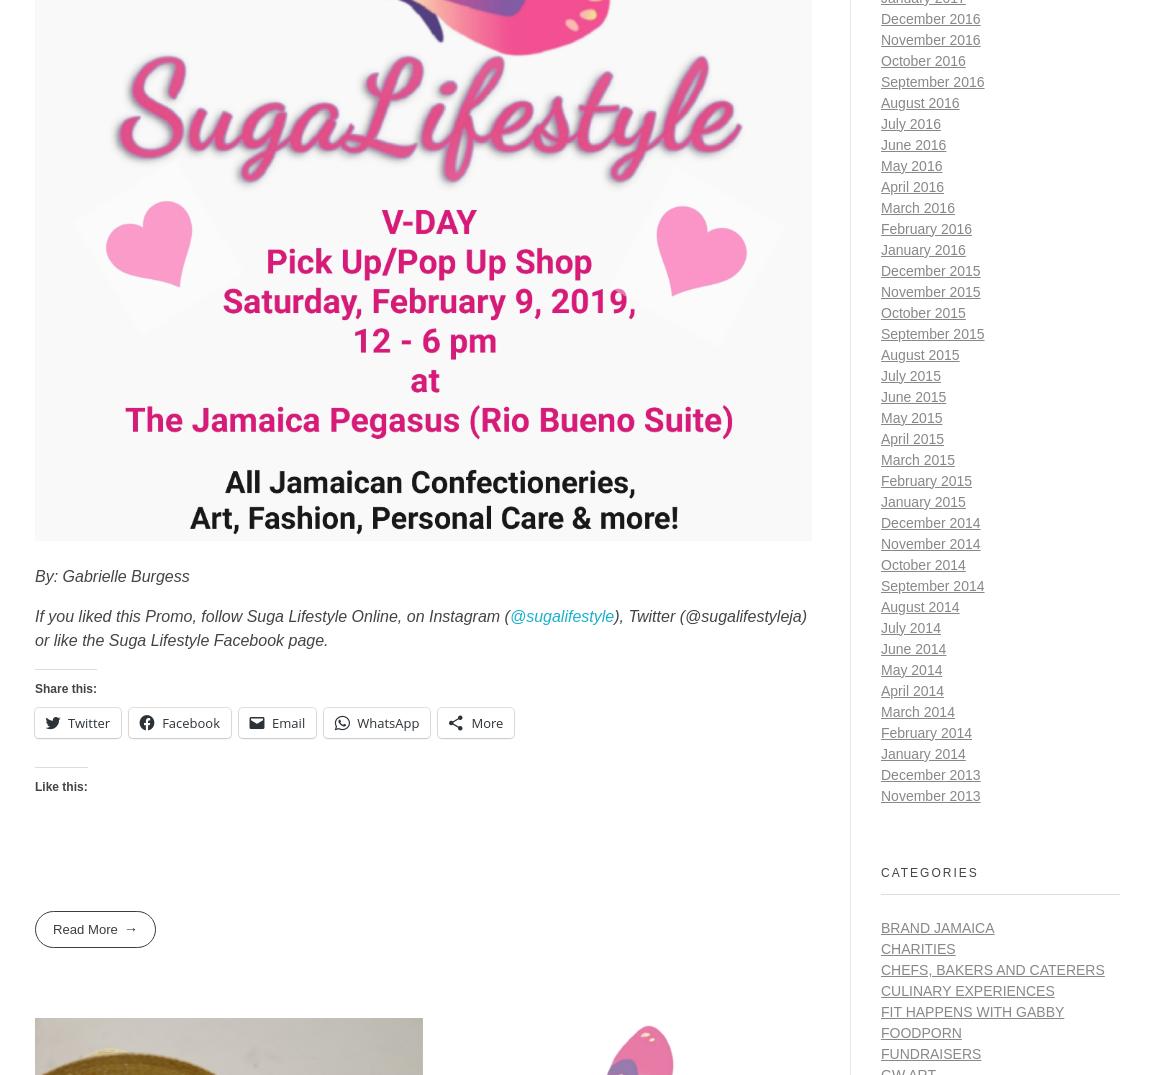  Describe the element at coordinates (926, 227) in the screenshot. I see `'February 2016'` at that location.